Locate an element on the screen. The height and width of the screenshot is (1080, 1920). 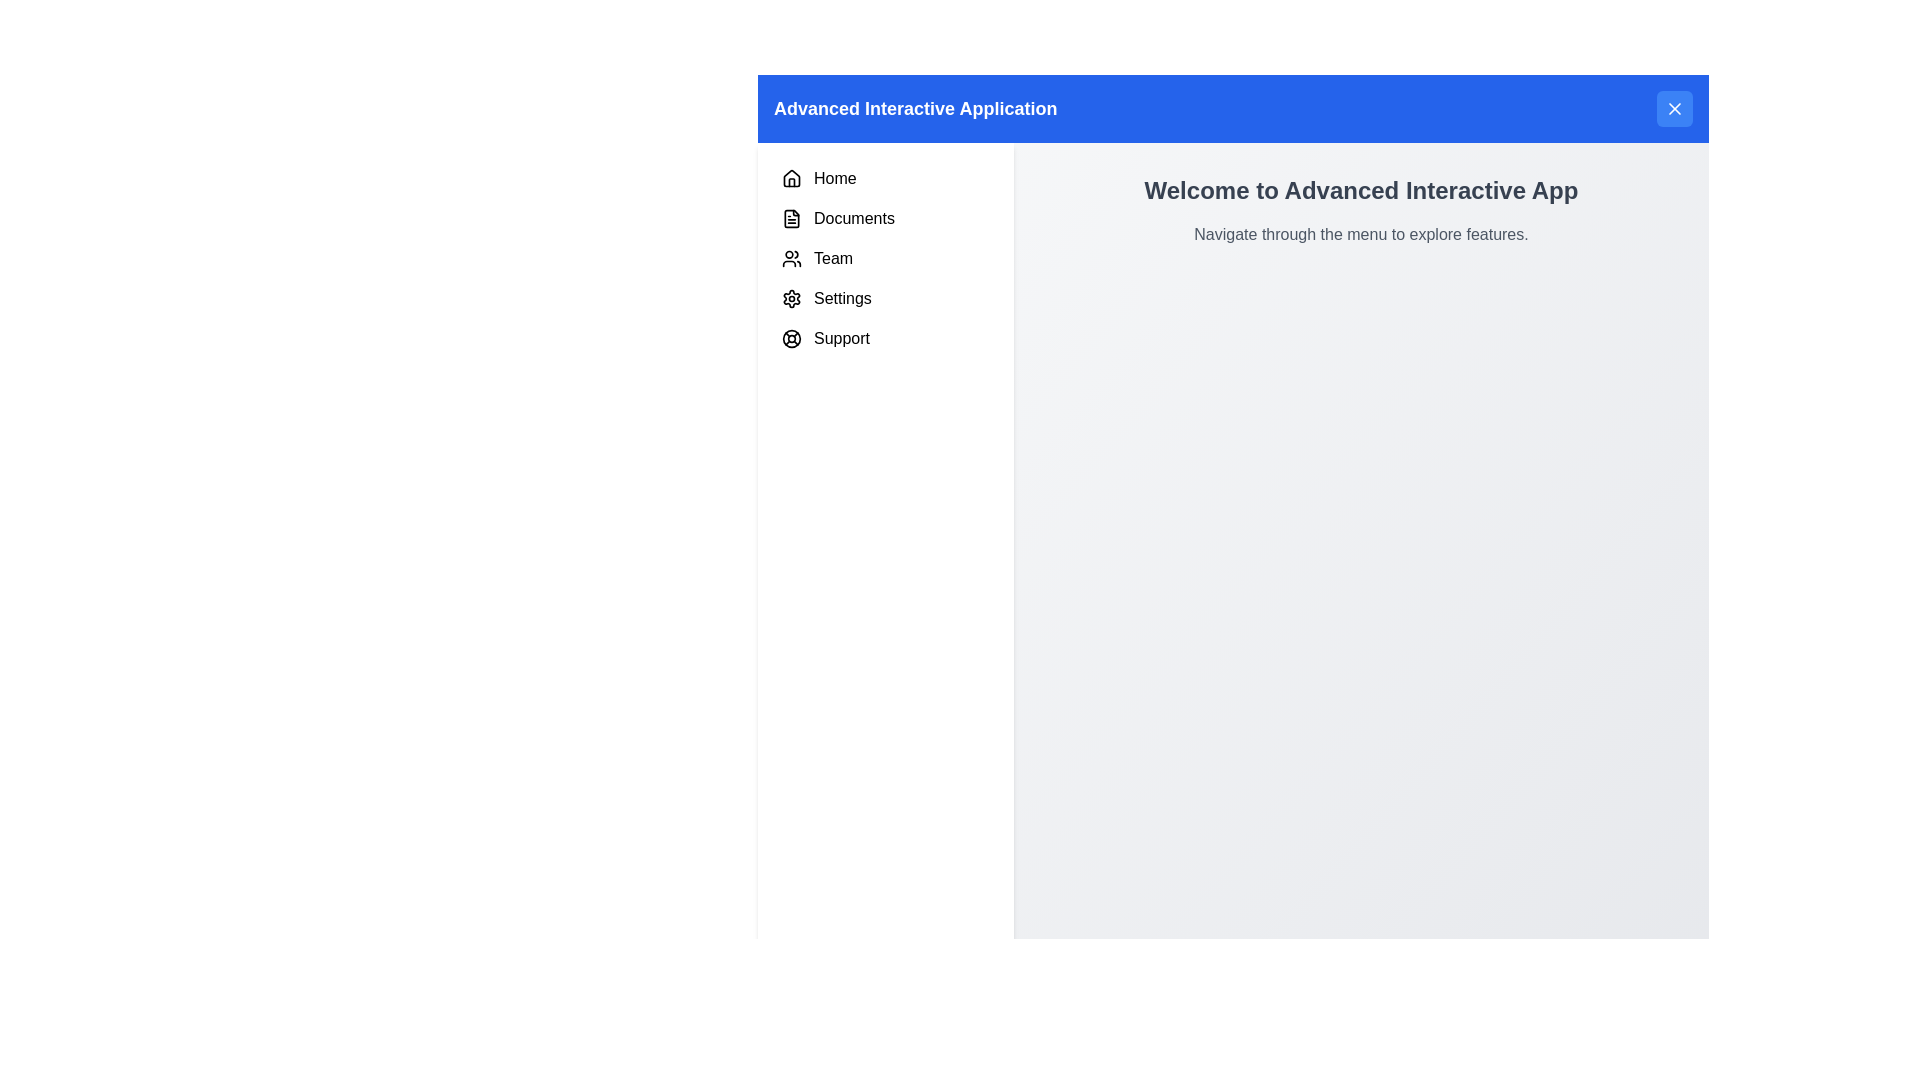
the text header that says 'Welcome to Advanced Interactive App', which is prominently displayed at the top center of the right pane is located at coordinates (1360, 191).